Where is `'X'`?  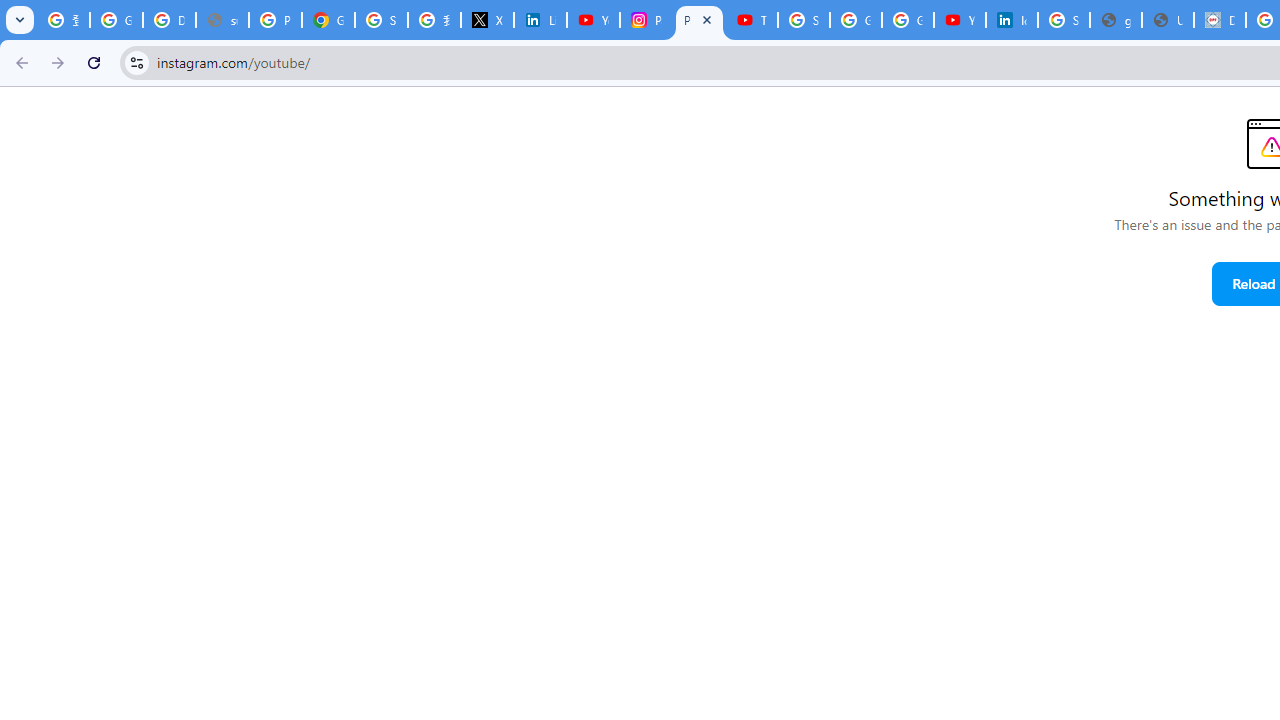 'X' is located at coordinates (487, 20).